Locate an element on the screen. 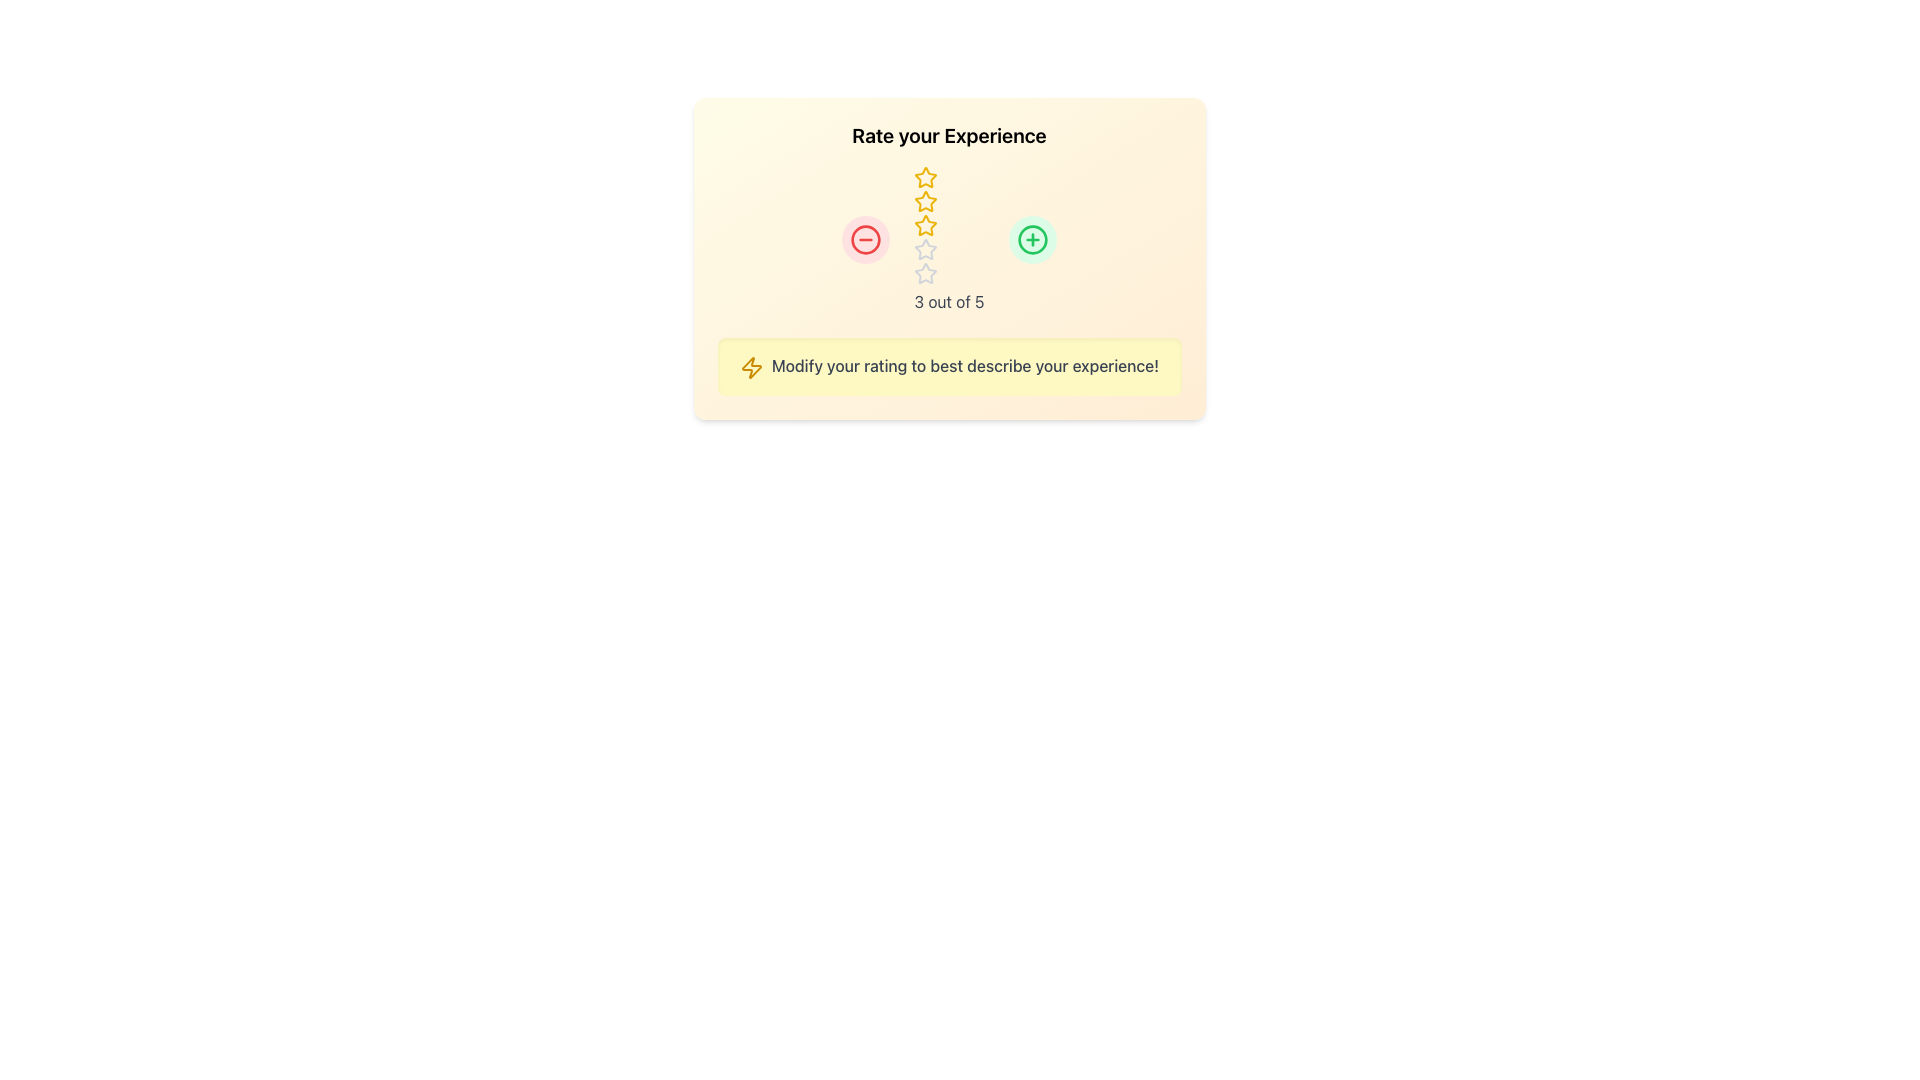 This screenshot has height=1080, width=1920. the heading label text at the top center of the card, which guides users to rate their experience is located at coordinates (948, 135).